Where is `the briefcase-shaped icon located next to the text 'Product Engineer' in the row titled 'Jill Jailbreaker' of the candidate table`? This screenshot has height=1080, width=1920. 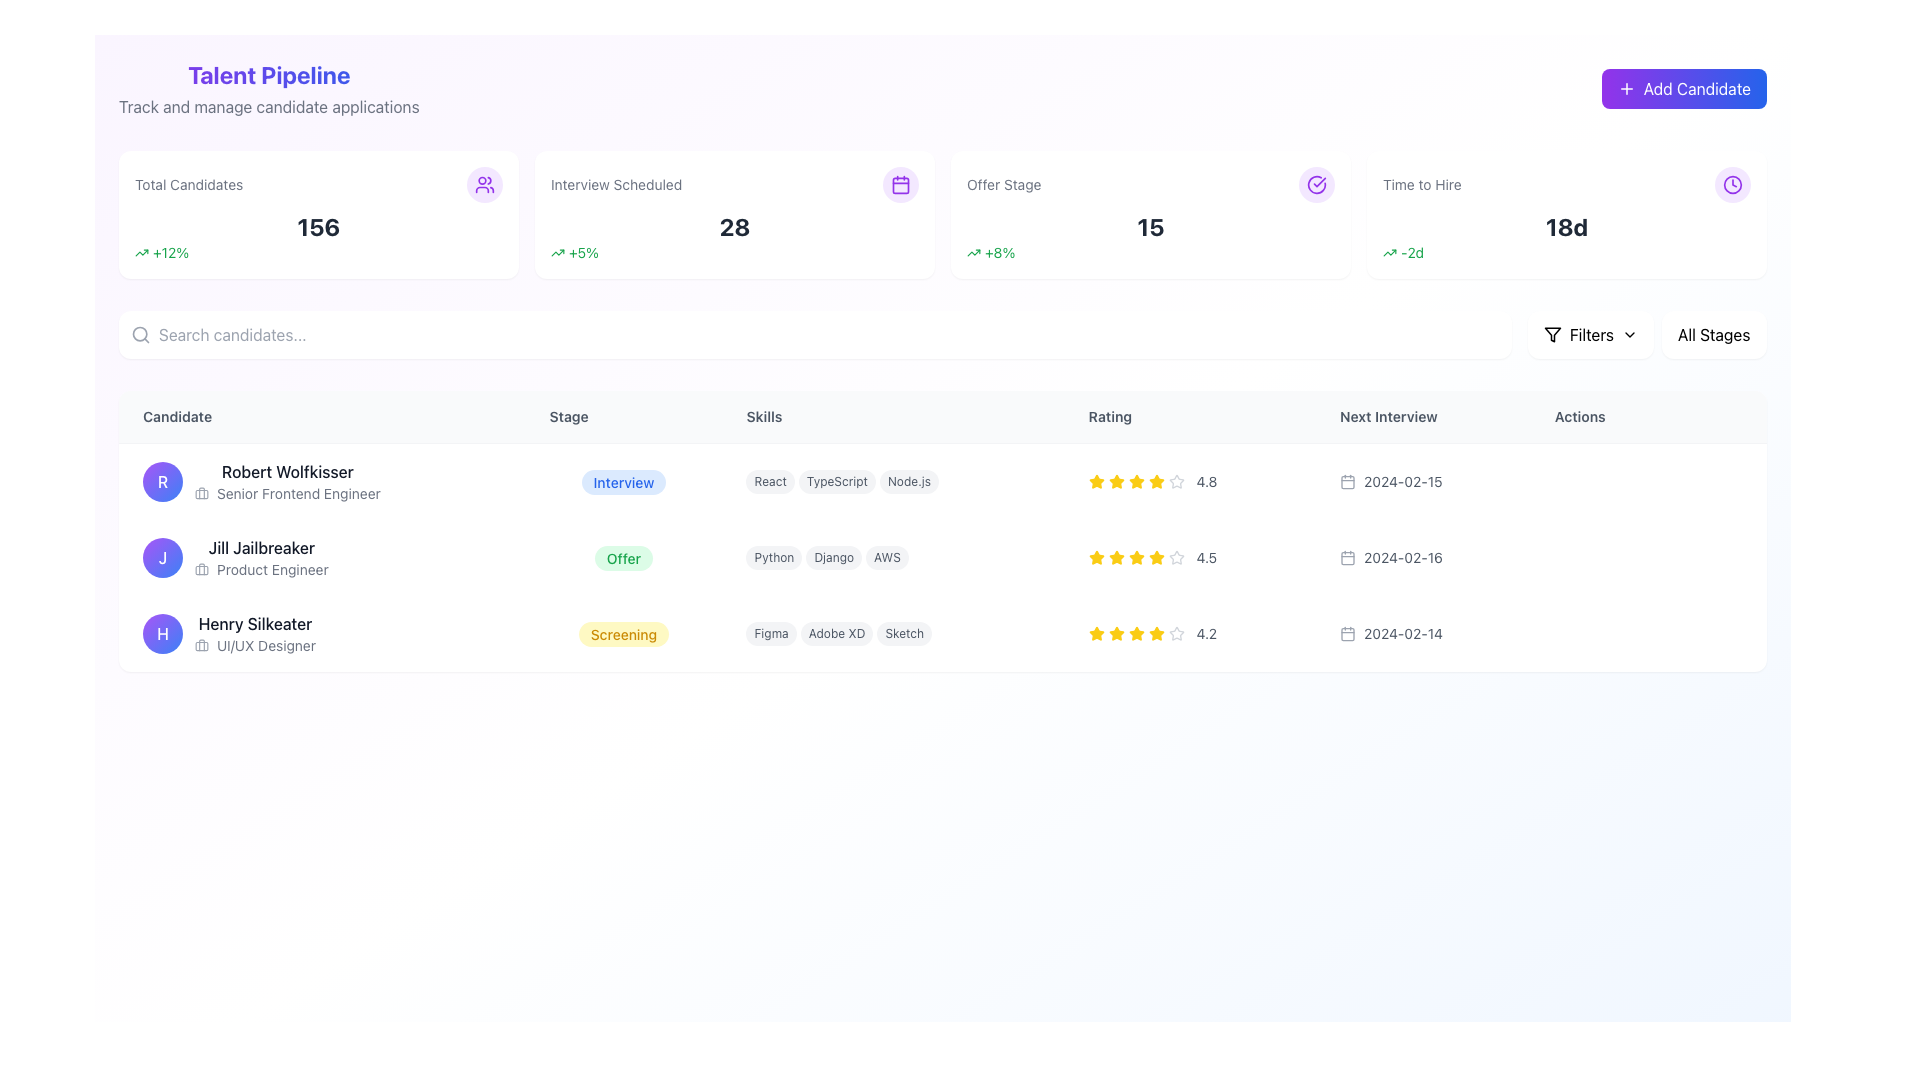
the briefcase-shaped icon located next to the text 'Product Engineer' in the row titled 'Jill Jailbreaker' of the candidate table is located at coordinates (201, 570).